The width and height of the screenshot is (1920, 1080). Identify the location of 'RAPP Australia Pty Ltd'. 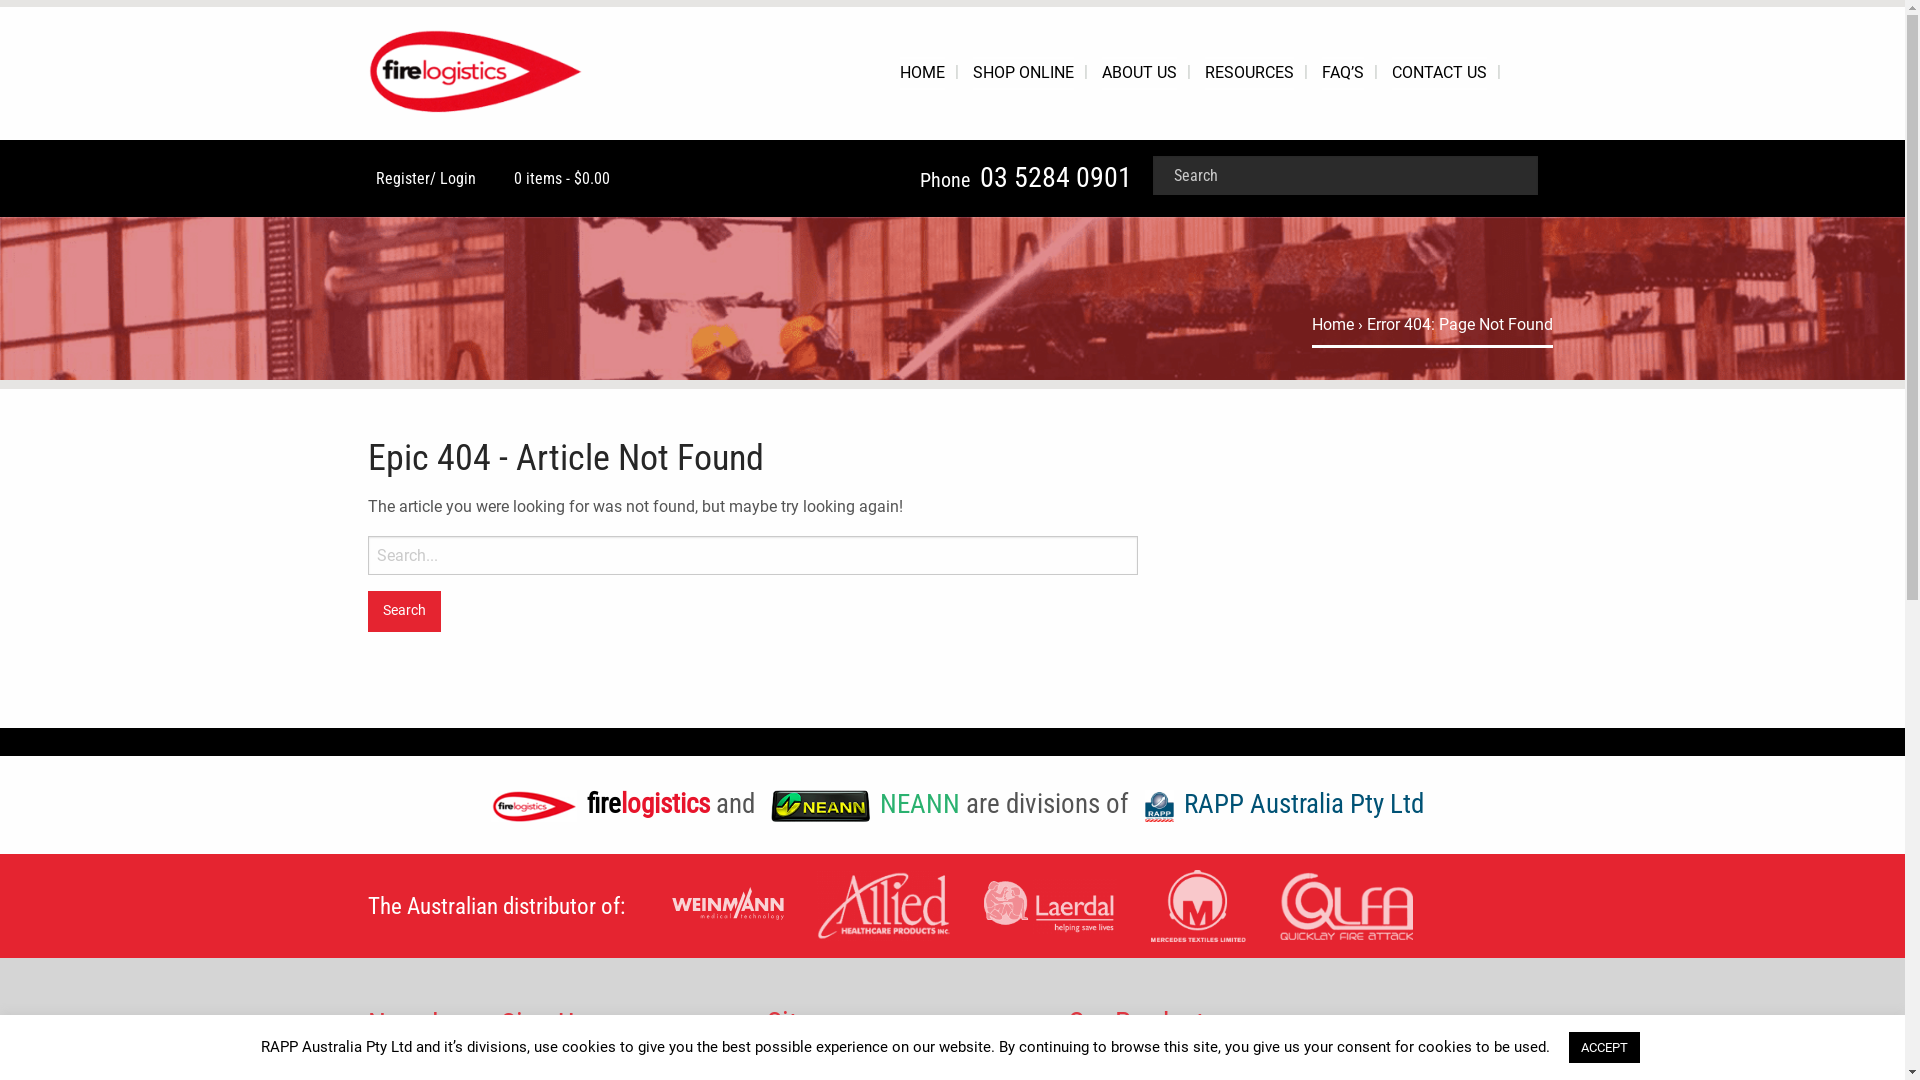
(1278, 802).